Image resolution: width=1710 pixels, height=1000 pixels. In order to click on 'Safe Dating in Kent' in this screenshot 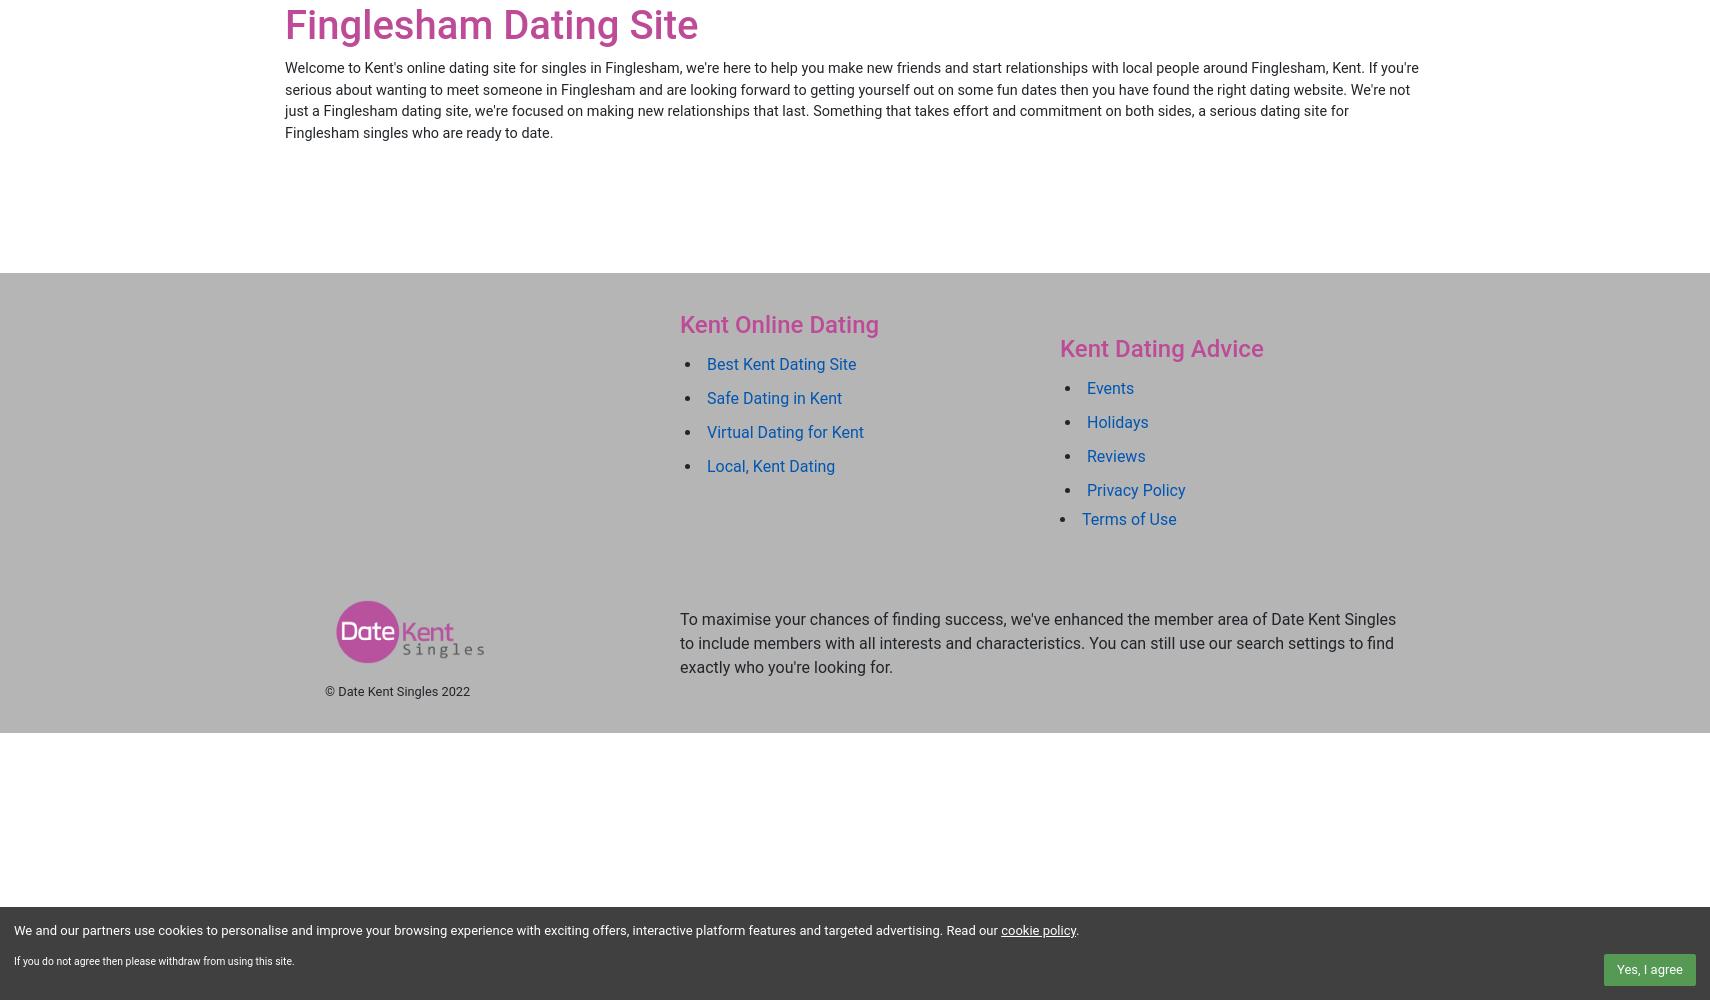, I will do `click(707, 397)`.